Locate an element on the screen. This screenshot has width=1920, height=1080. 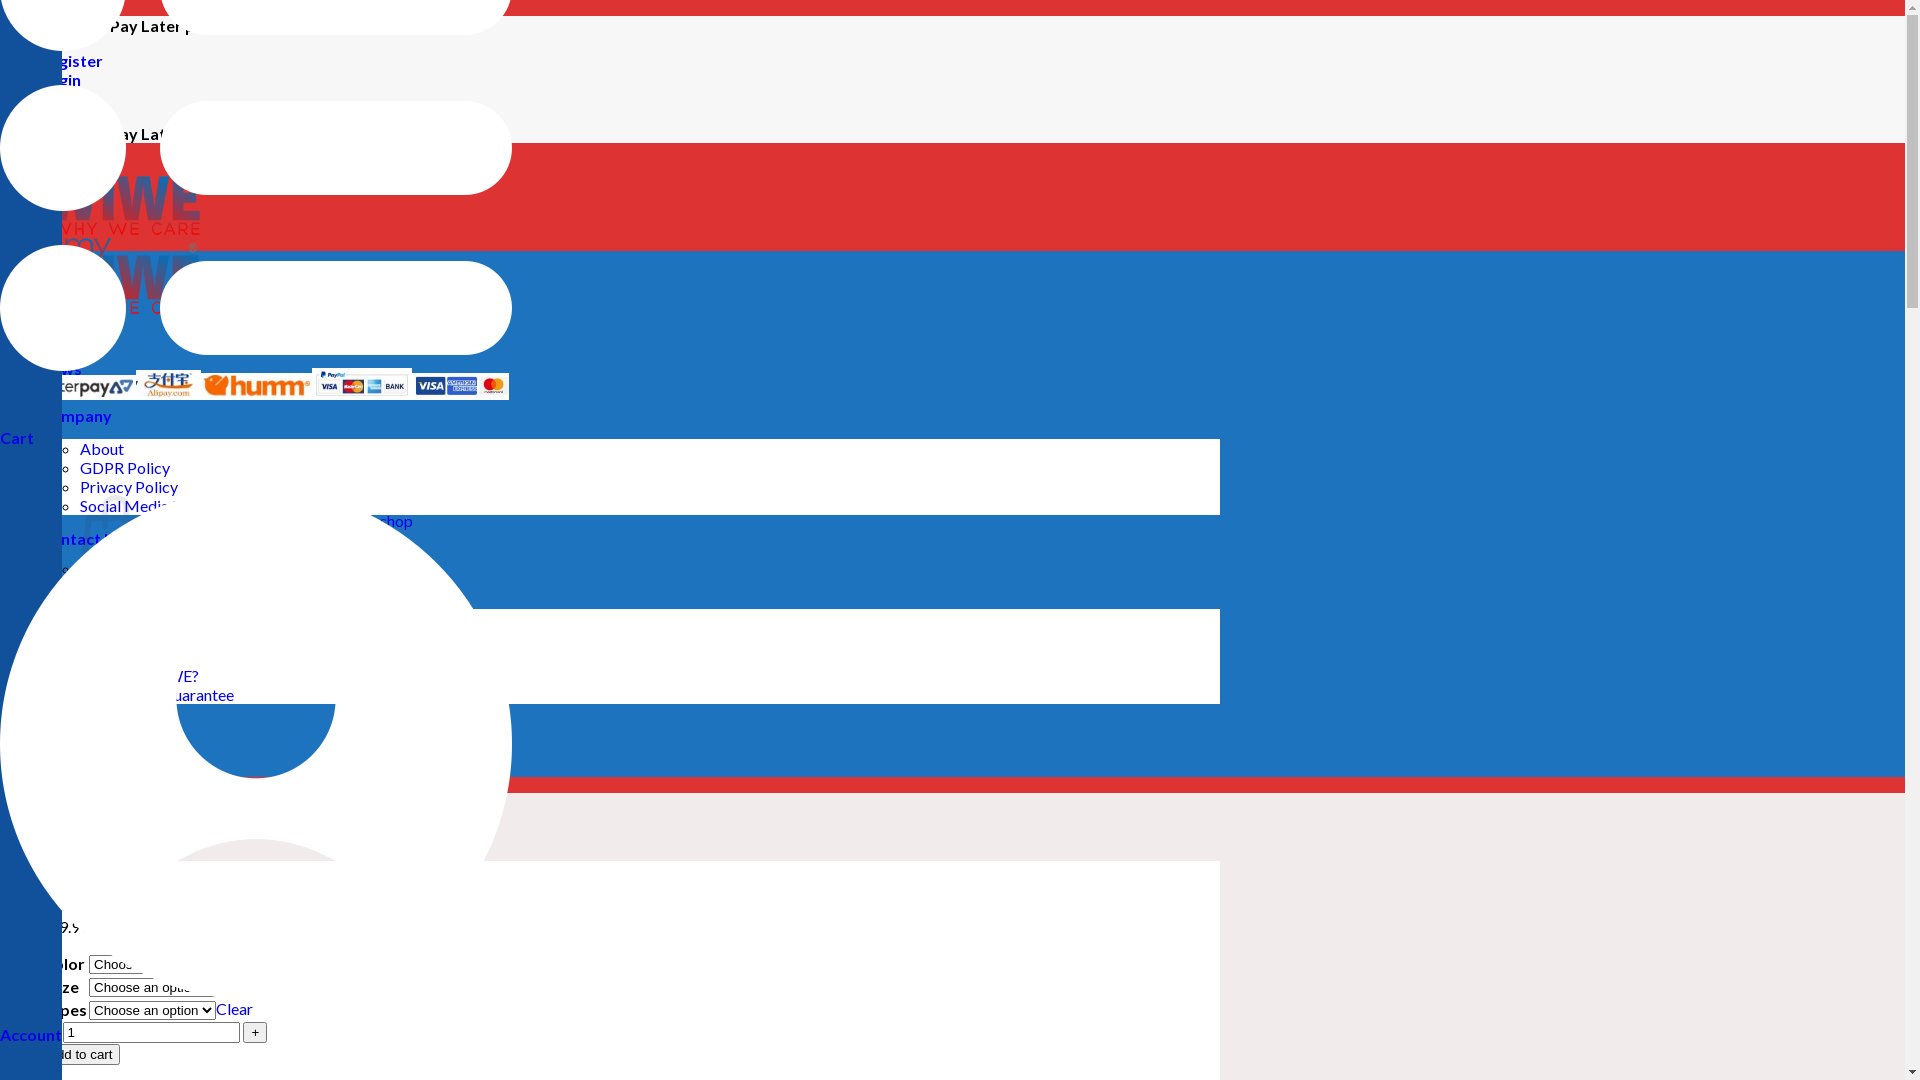
'What is a WIWE?' is located at coordinates (138, 675).